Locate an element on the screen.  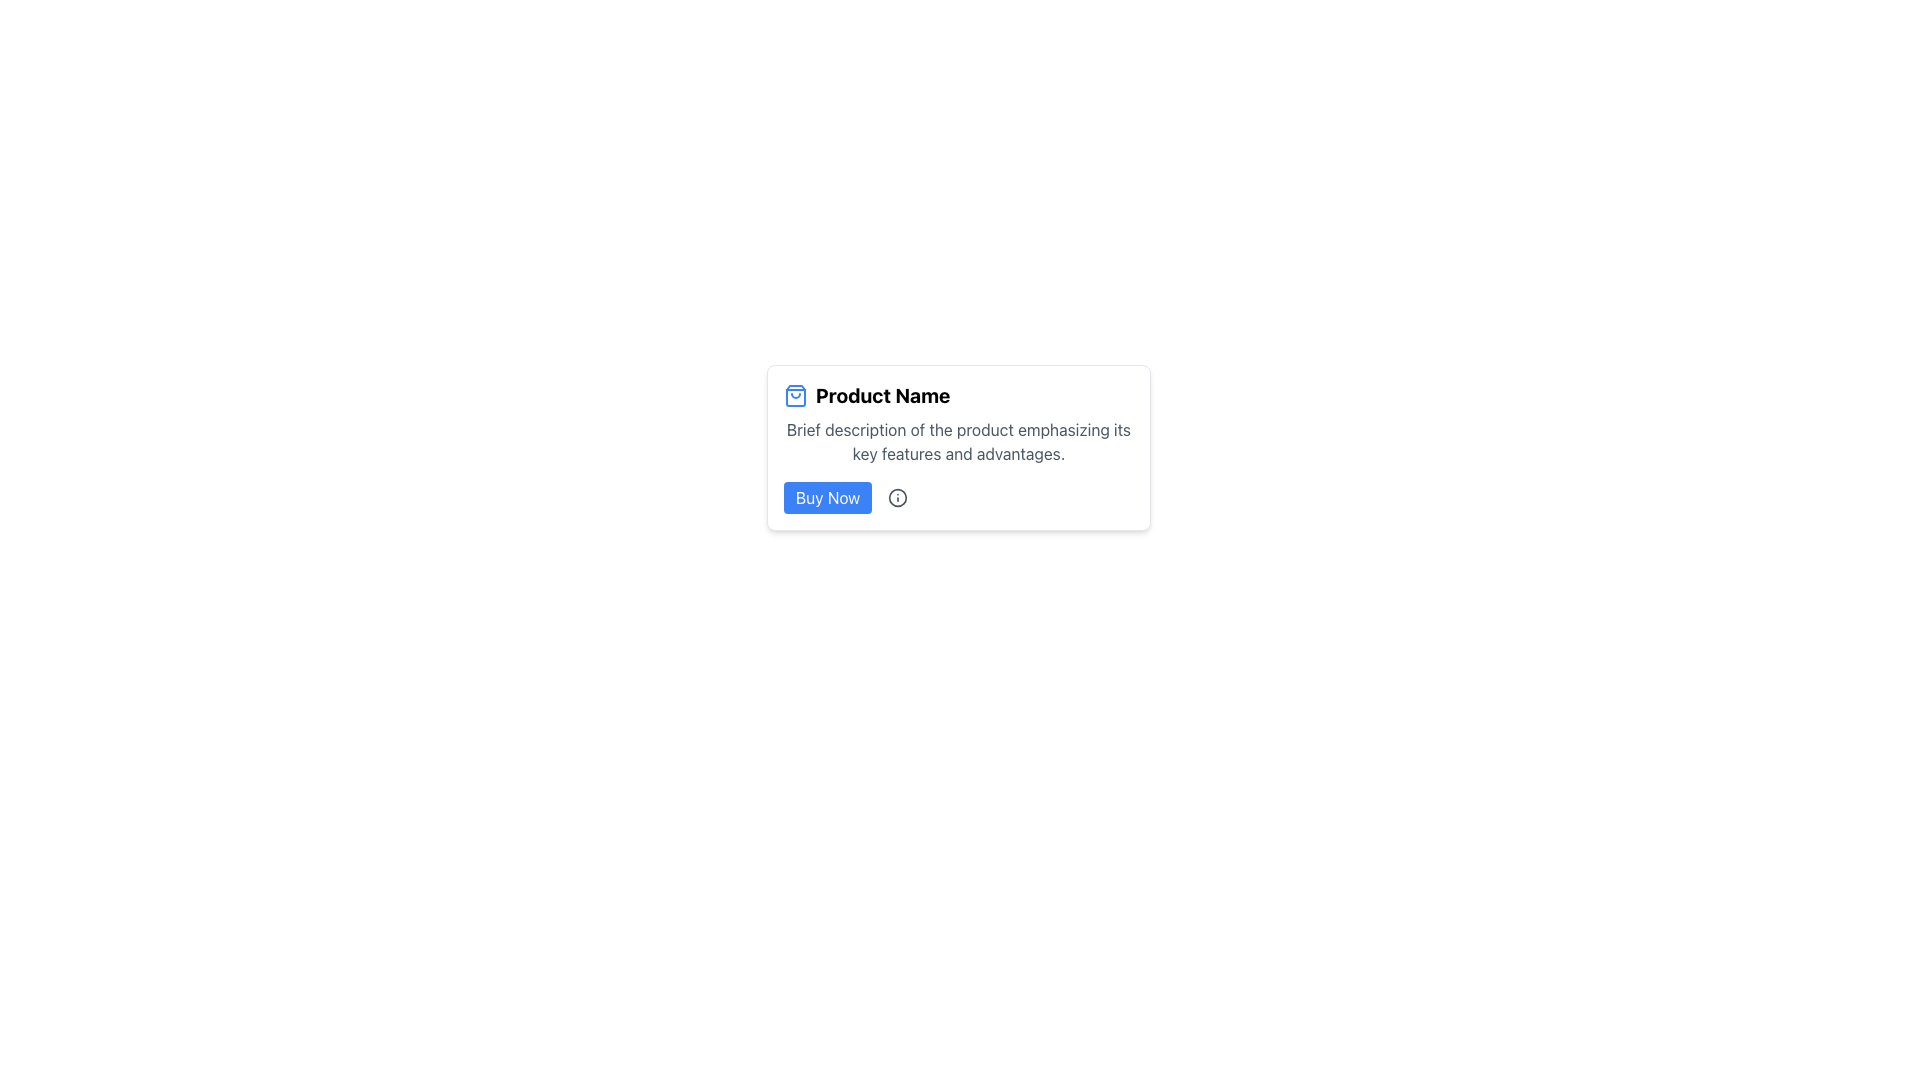
the Text Description element located below the 'Product Name' title and above the 'Buy Now' button is located at coordinates (958, 441).